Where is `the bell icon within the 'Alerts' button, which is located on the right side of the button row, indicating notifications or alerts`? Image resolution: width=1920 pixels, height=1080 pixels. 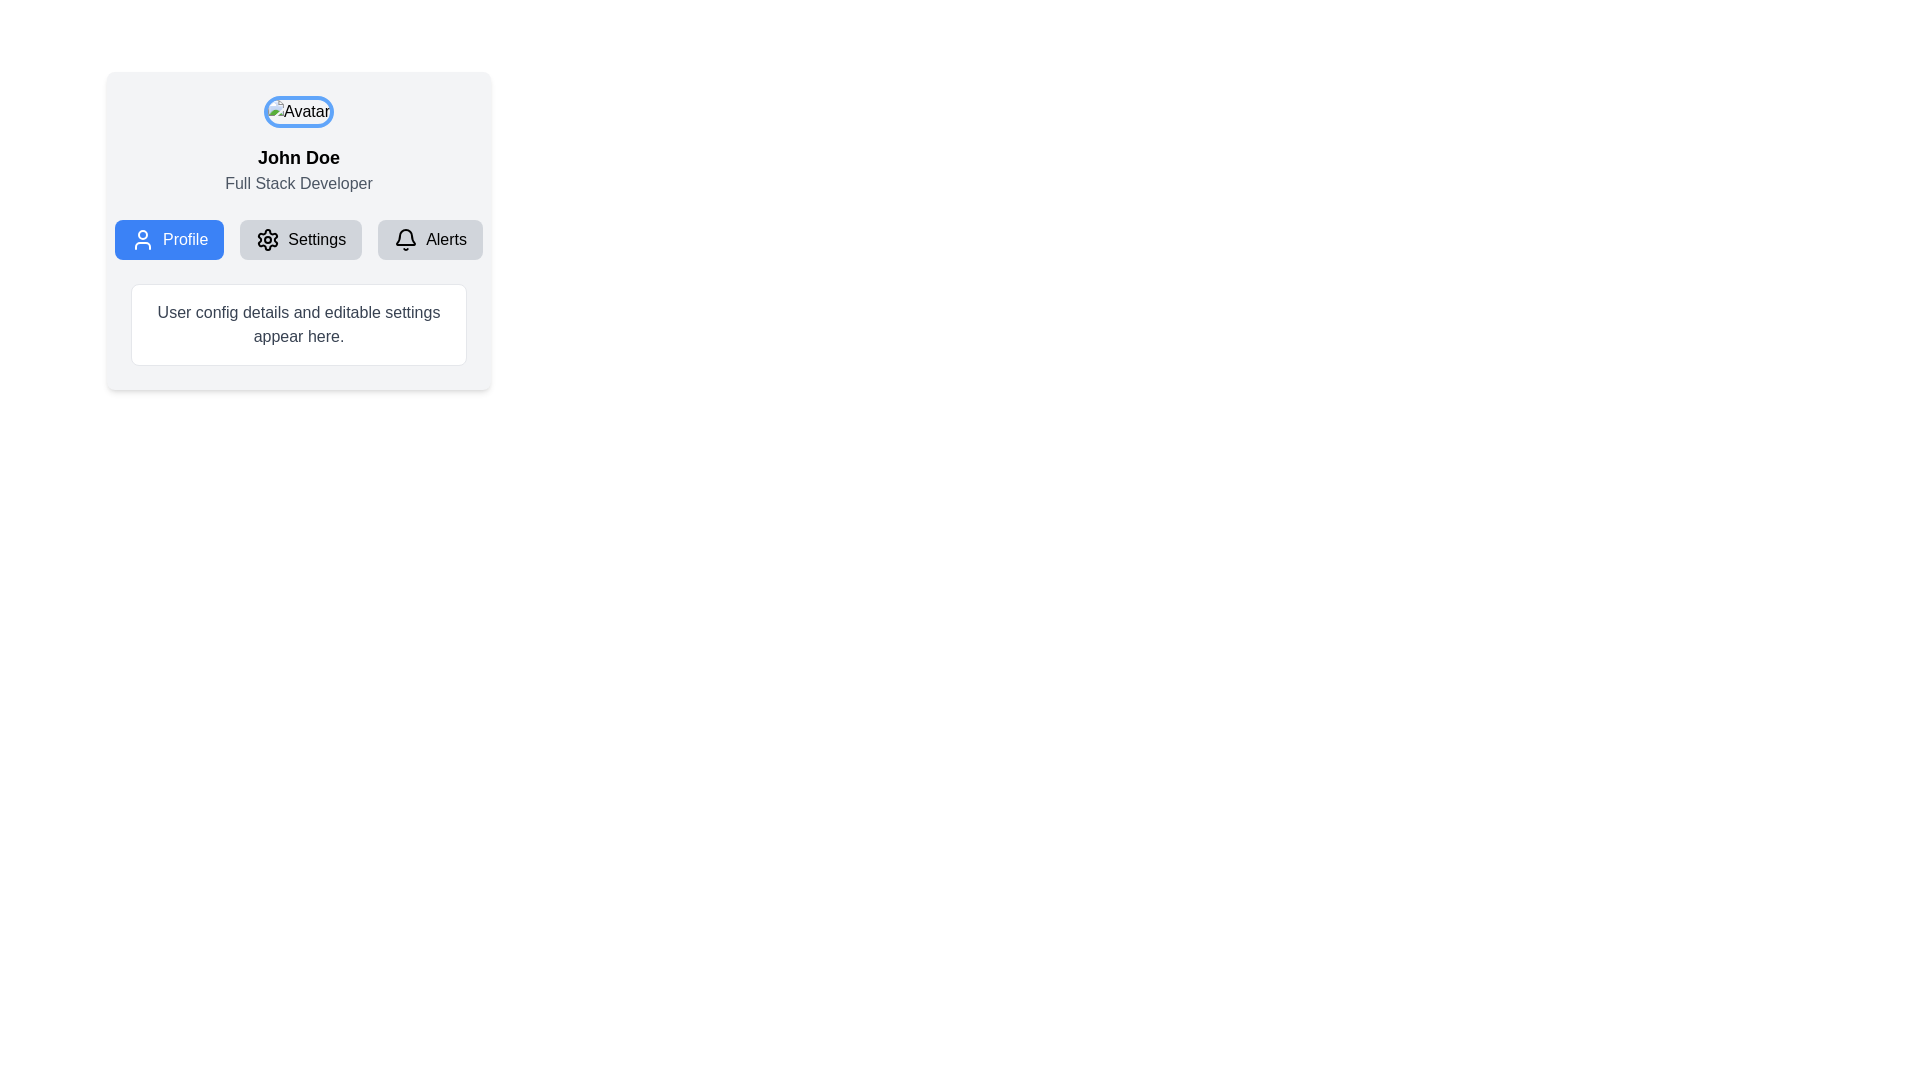 the bell icon within the 'Alerts' button, which is located on the right side of the button row, indicating notifications or alerts is located at coordinates (405, 238).